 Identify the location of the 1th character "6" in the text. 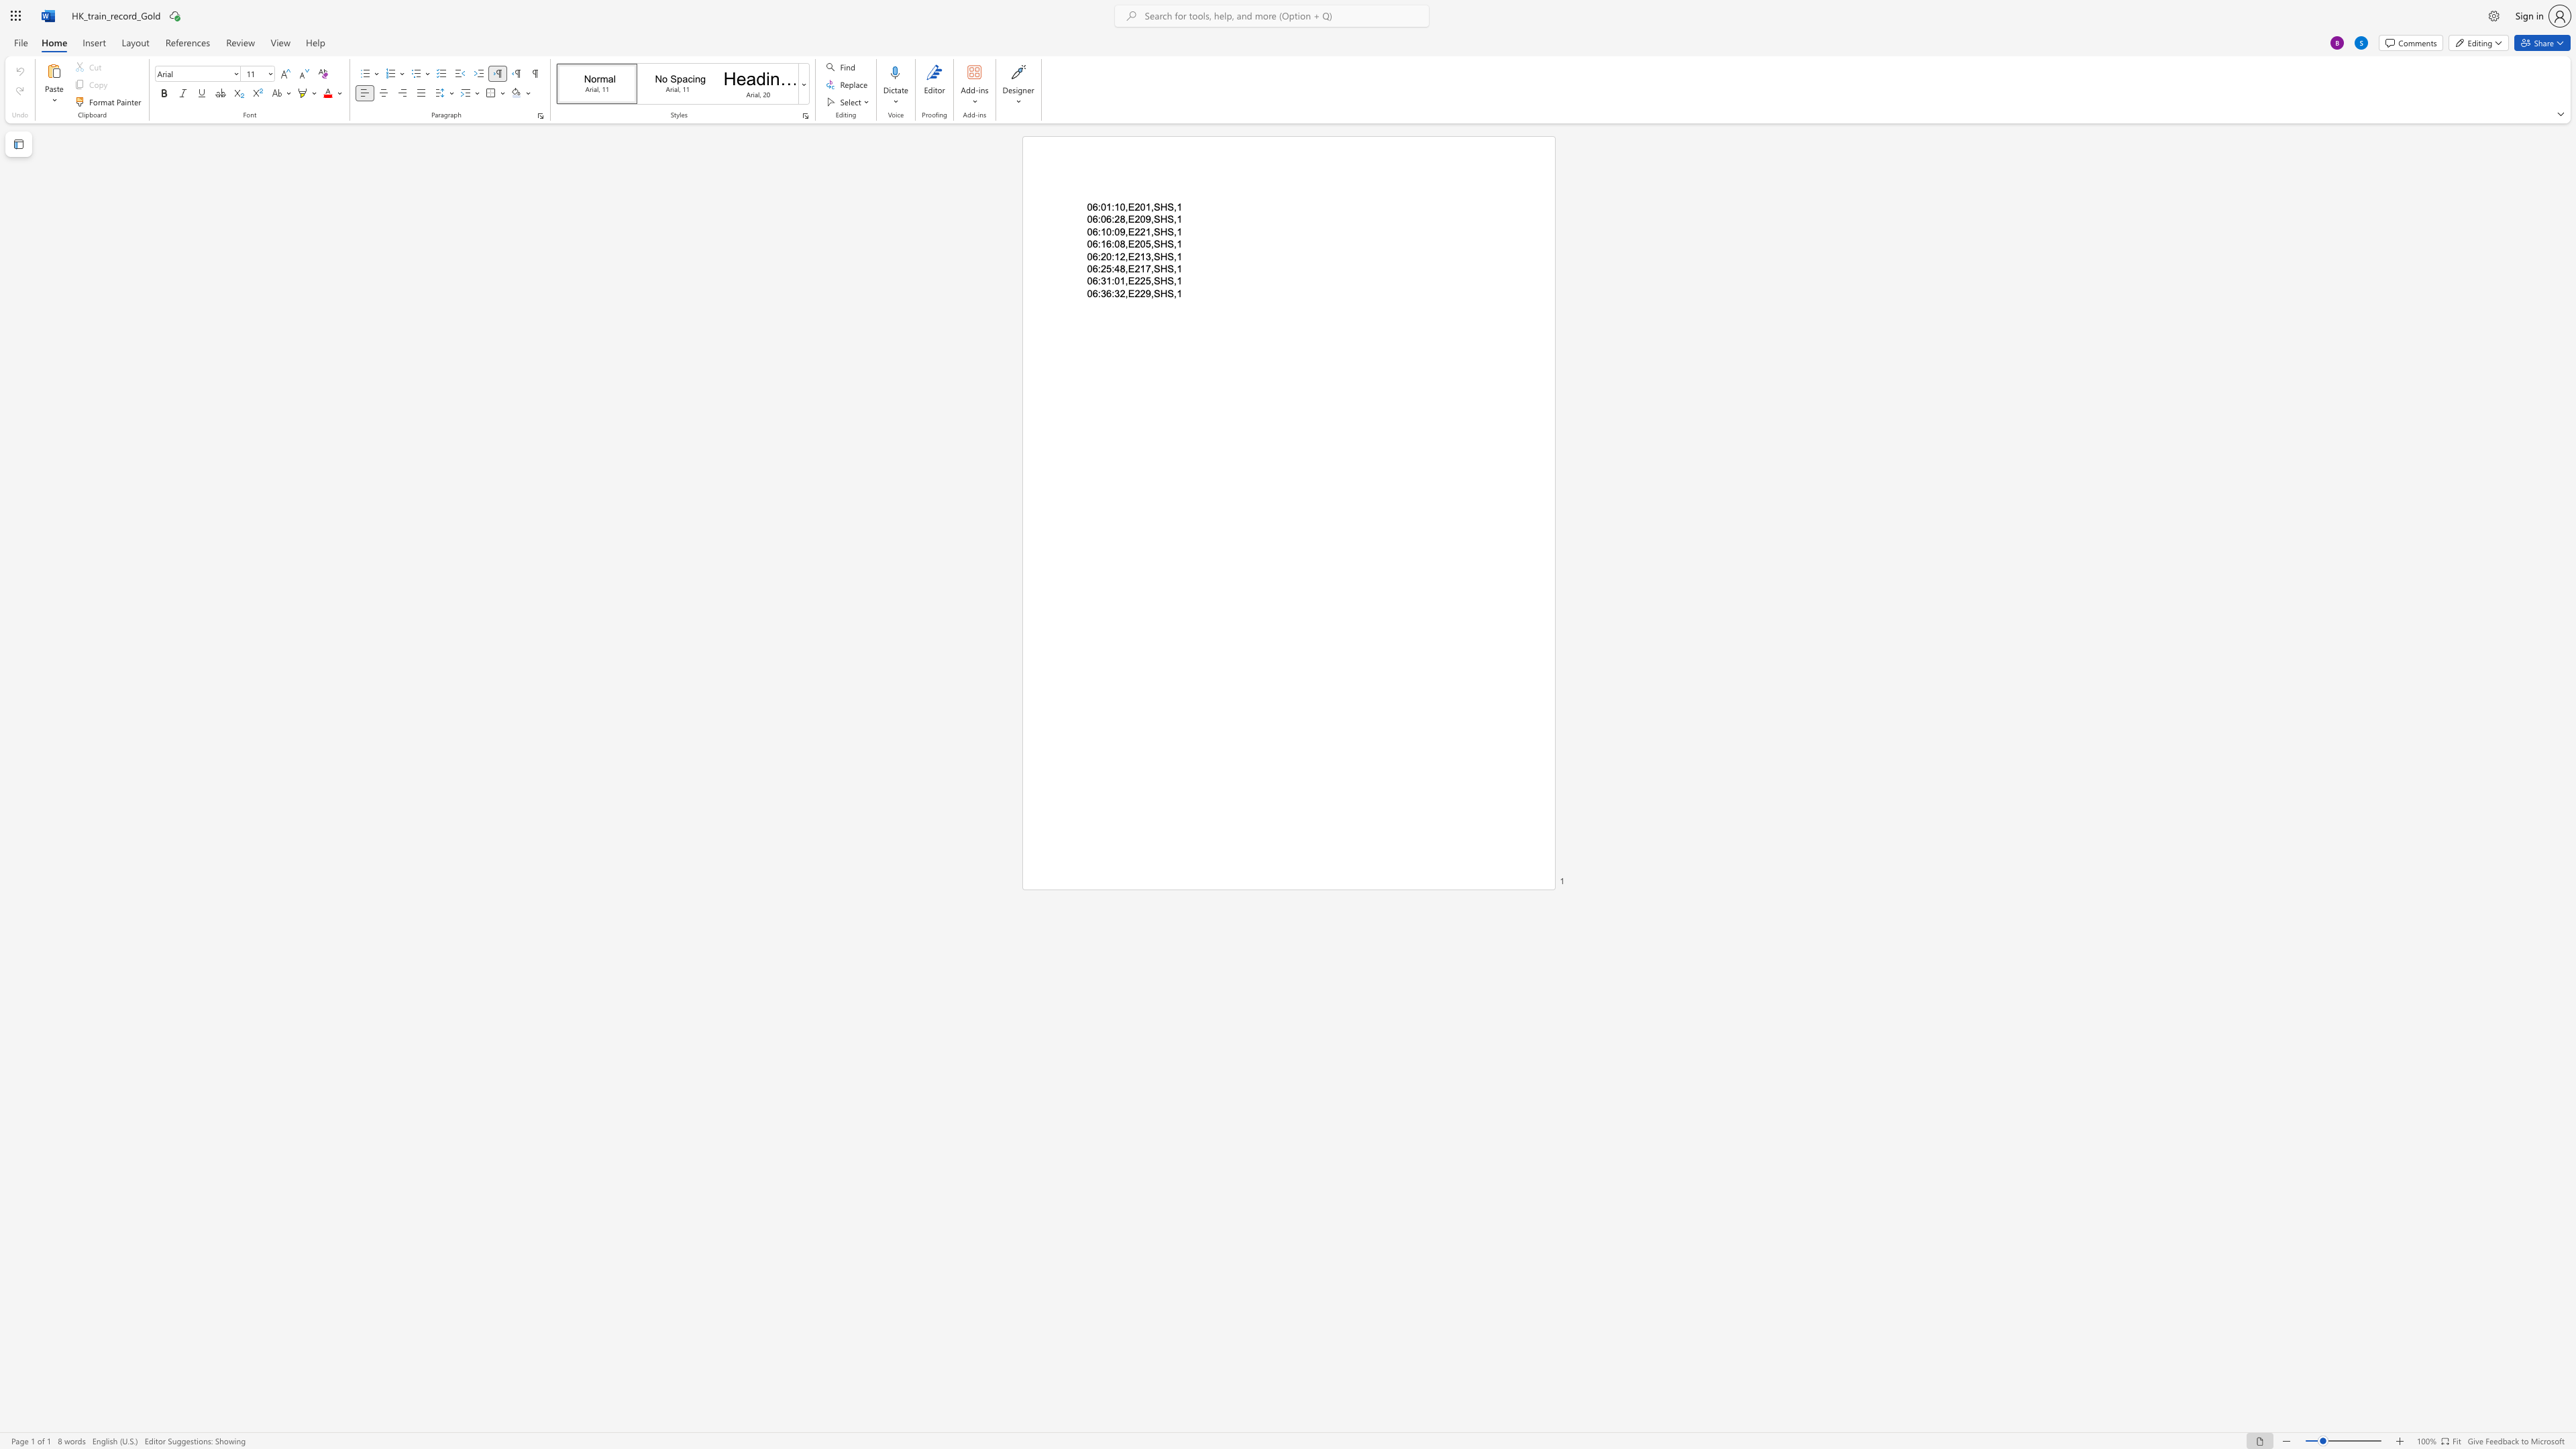
(1095, 219).